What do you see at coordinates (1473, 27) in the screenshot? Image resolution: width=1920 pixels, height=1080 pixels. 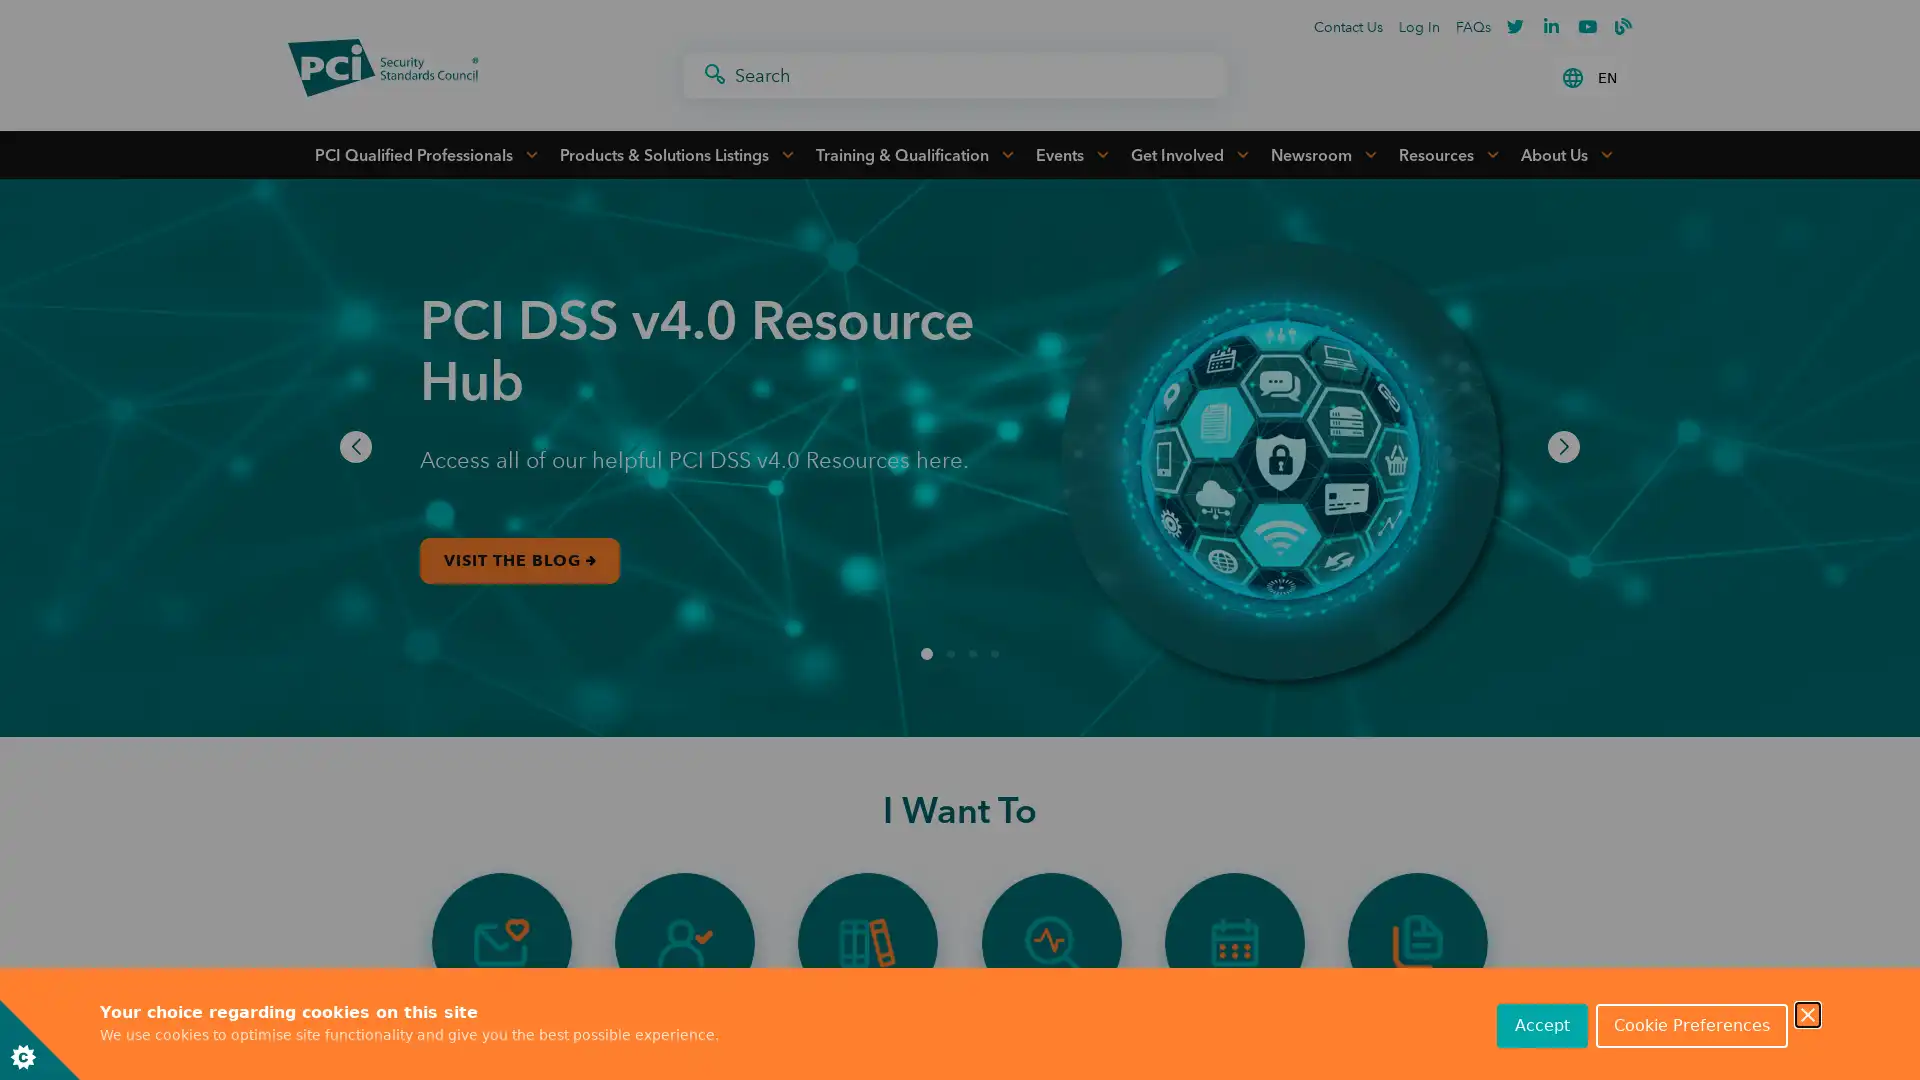 I see `FAQs` at bounding box center [1473, 27].